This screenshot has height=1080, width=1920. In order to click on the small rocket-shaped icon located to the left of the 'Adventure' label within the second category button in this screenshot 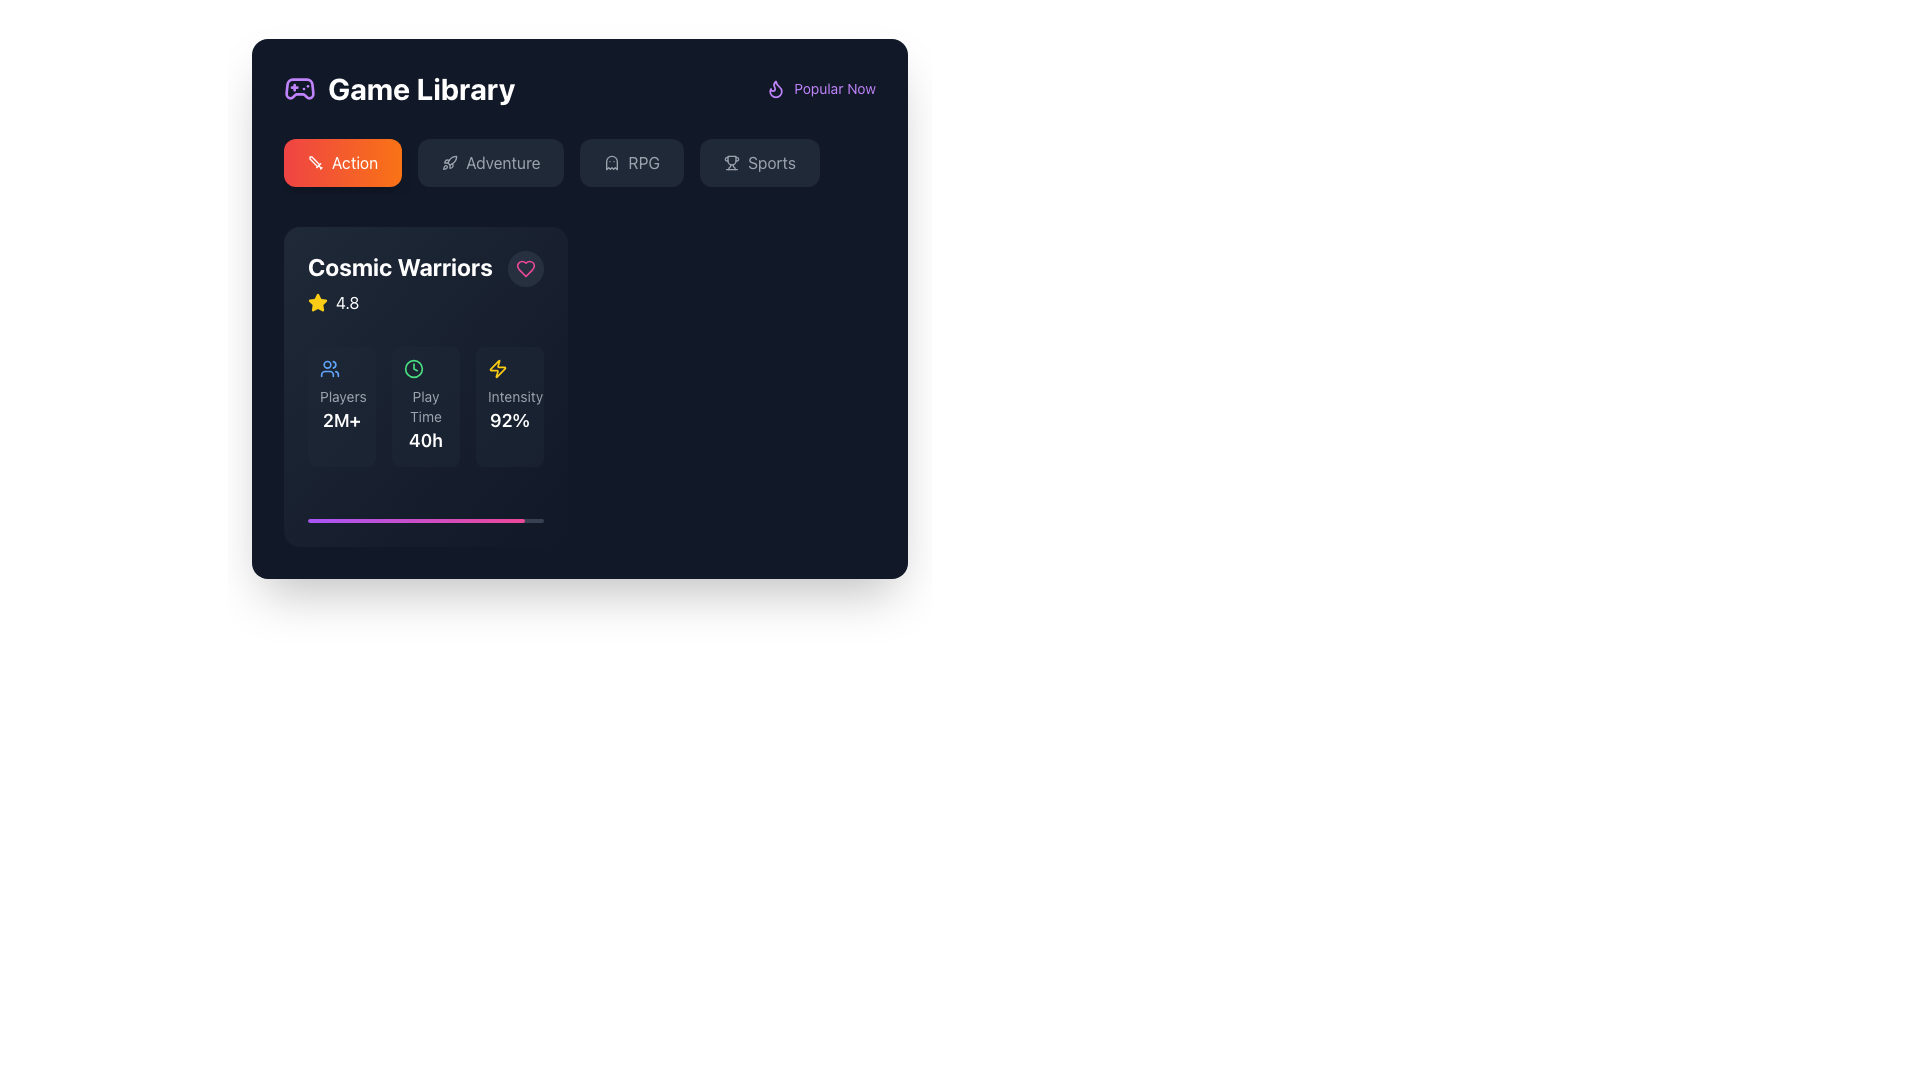, I will do `click(449, 161)`.